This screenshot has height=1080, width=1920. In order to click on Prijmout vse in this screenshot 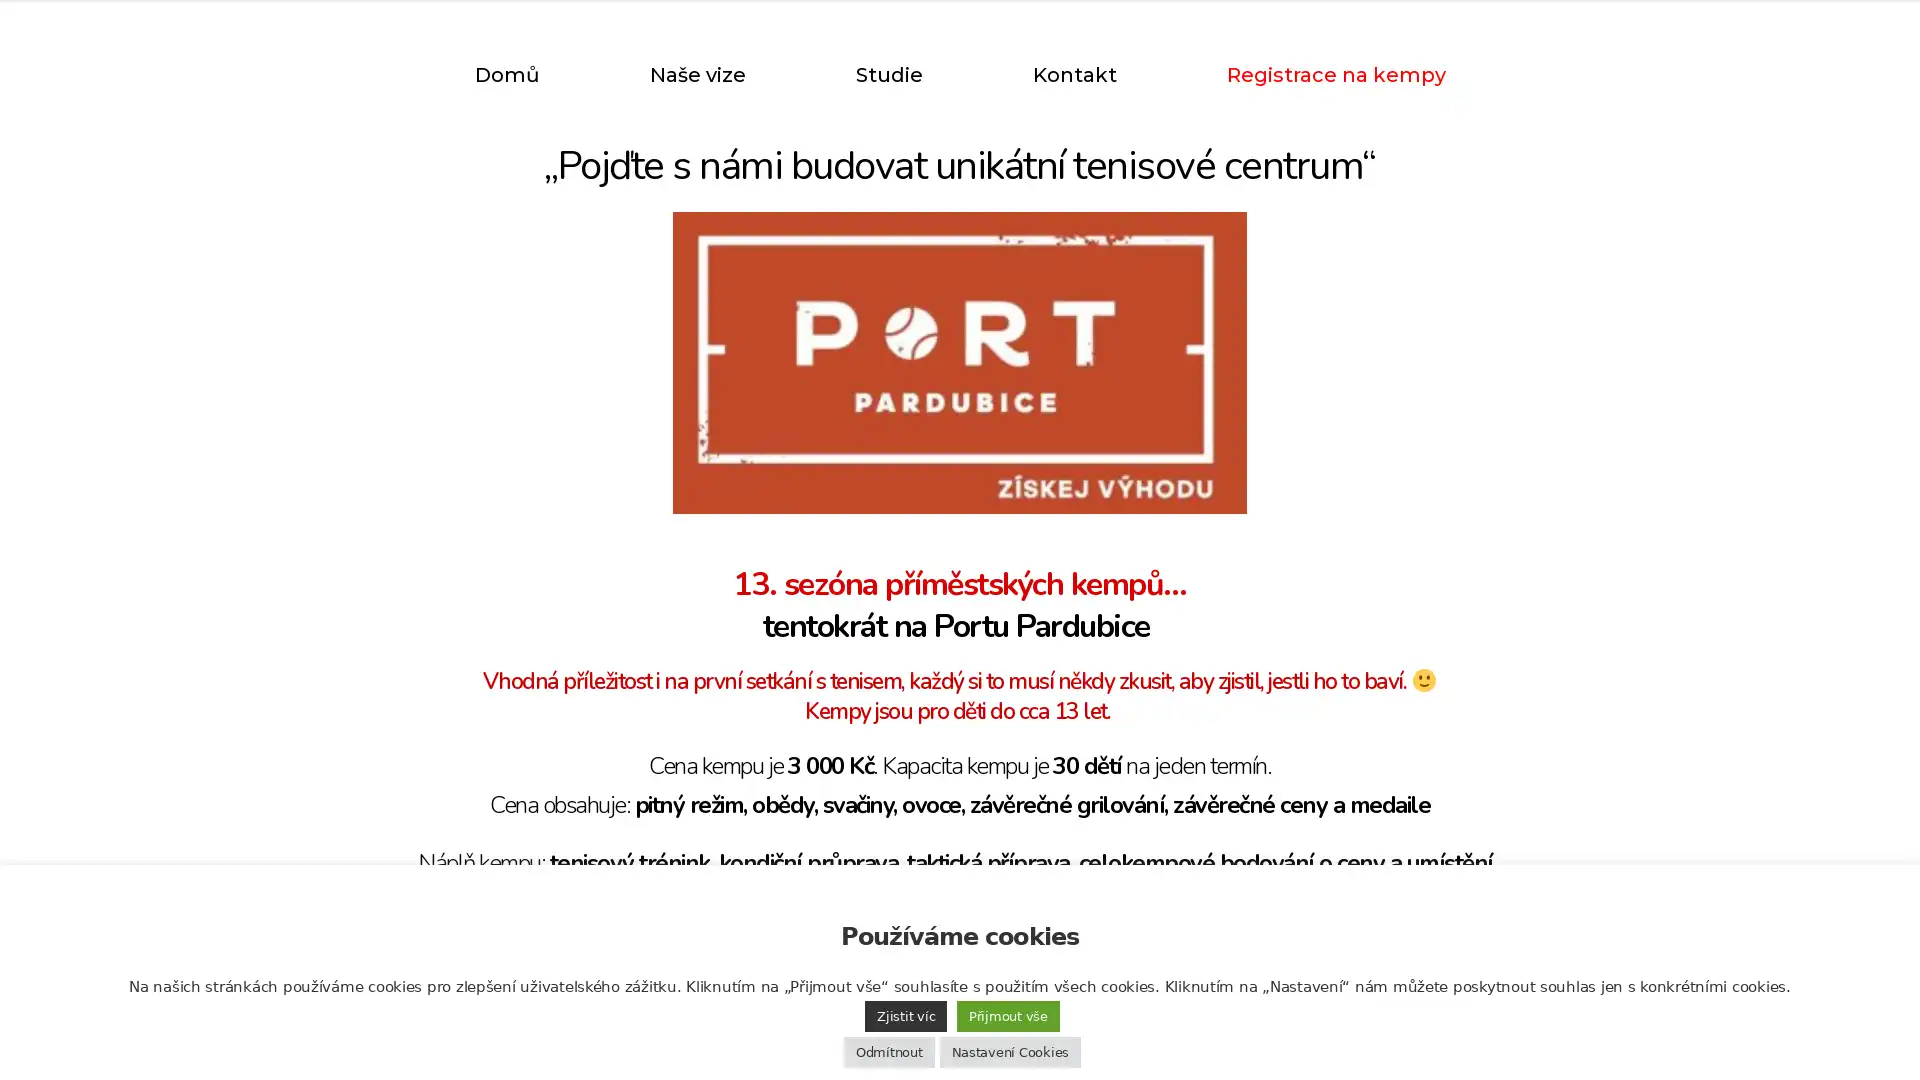, I will do `click(1008, 1016)`.